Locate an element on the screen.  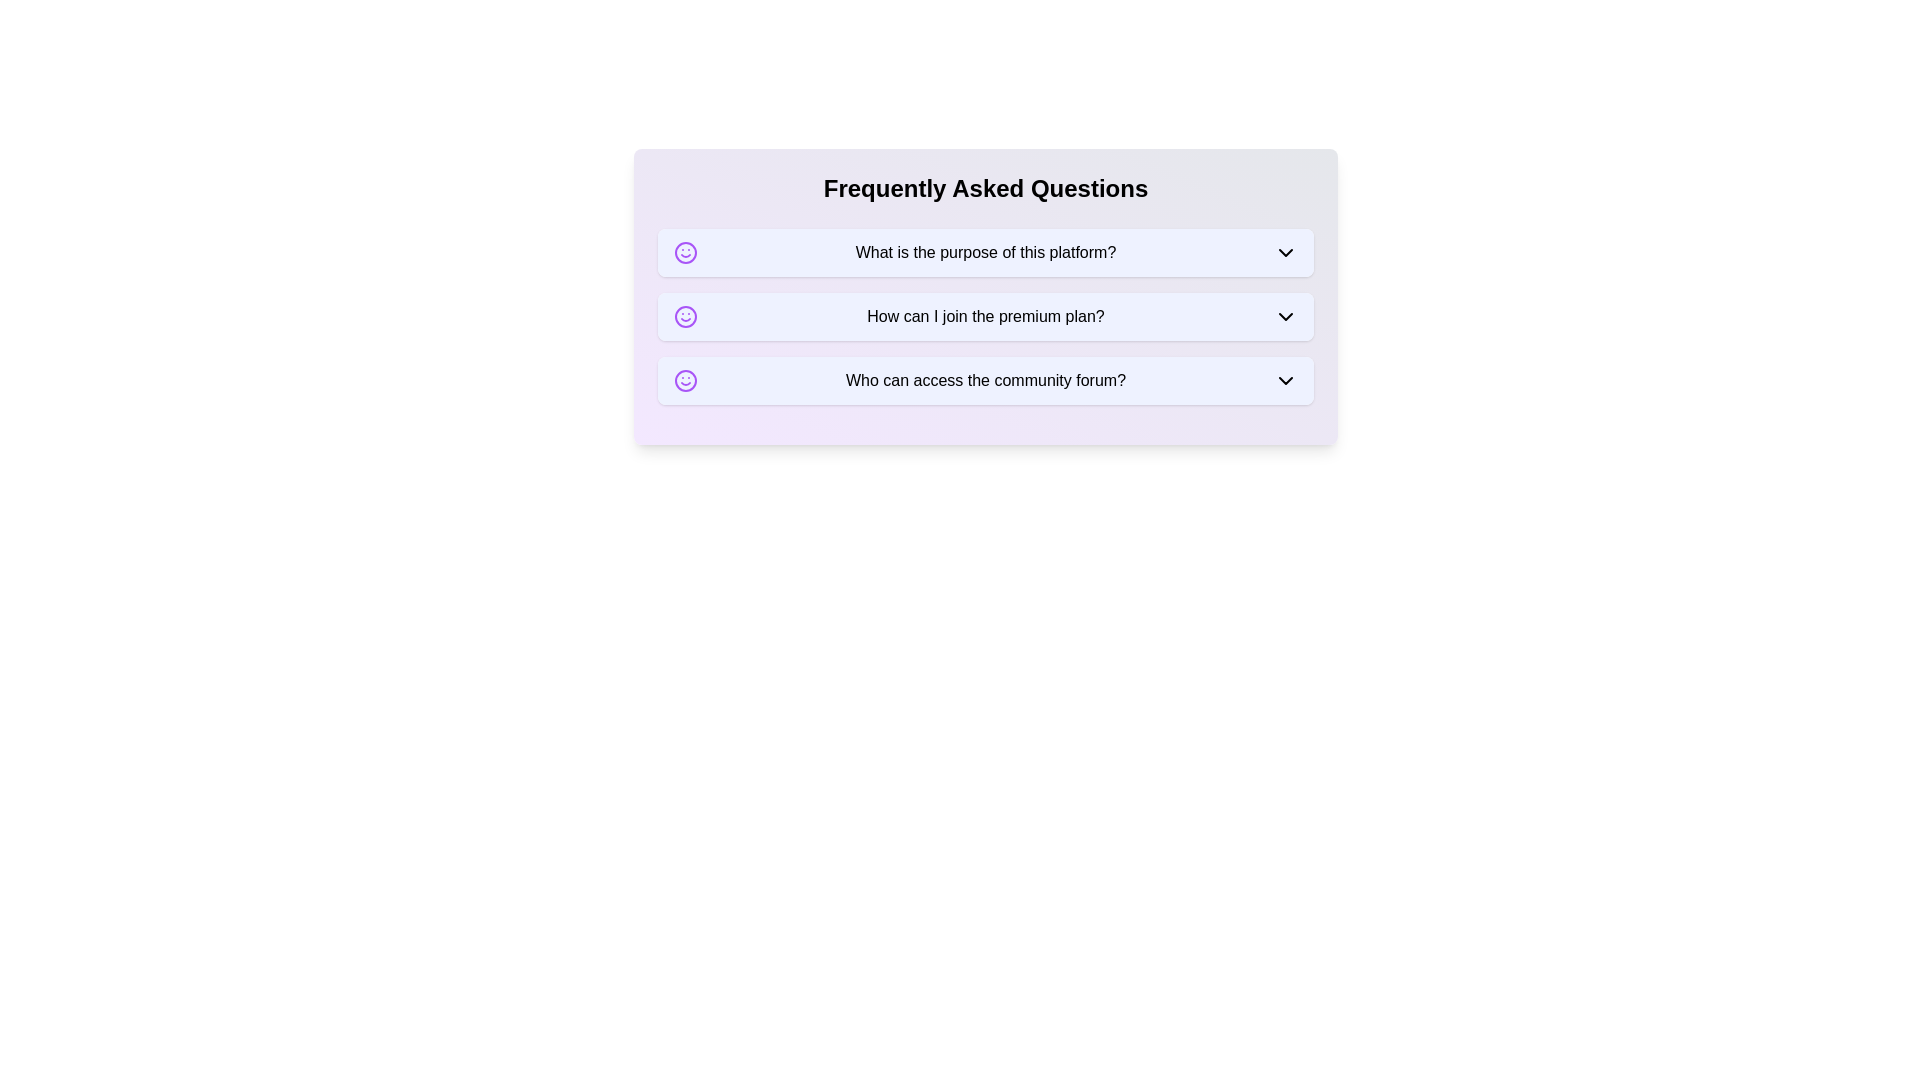
the interactive chevron icon is located at coordinates (1286, 252).